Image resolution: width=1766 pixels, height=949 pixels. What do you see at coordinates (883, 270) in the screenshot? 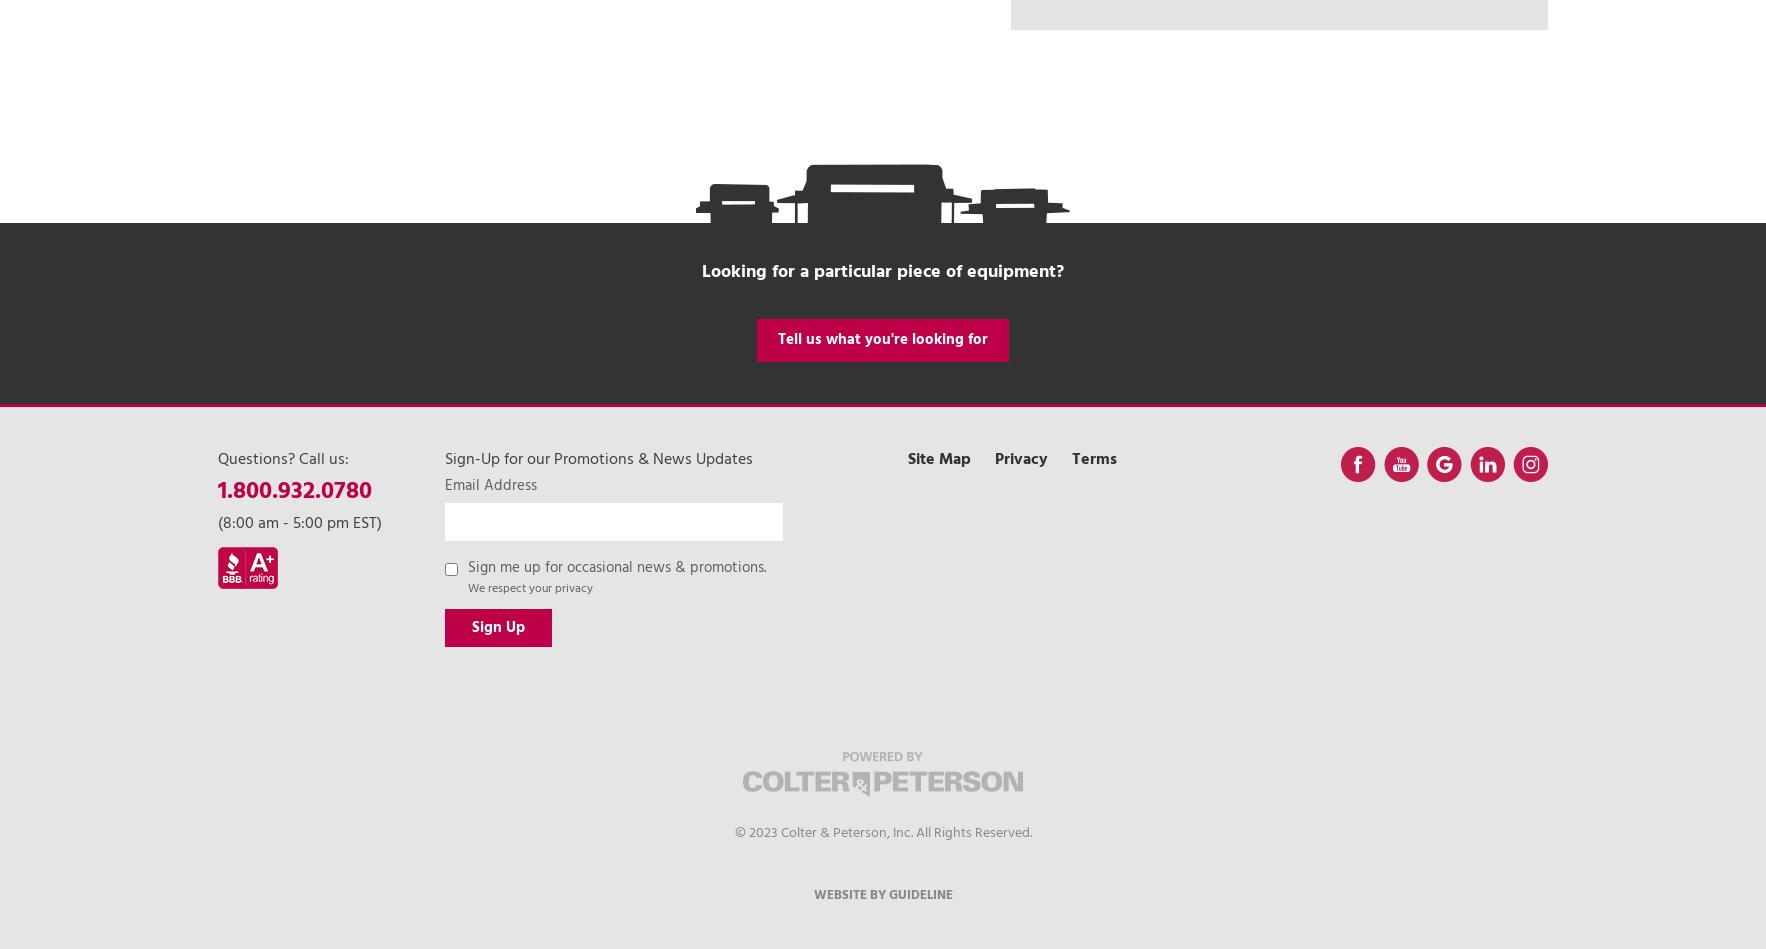
I see `'Looking for a particular piece of equipment?'` at bounding box center [883, 270].